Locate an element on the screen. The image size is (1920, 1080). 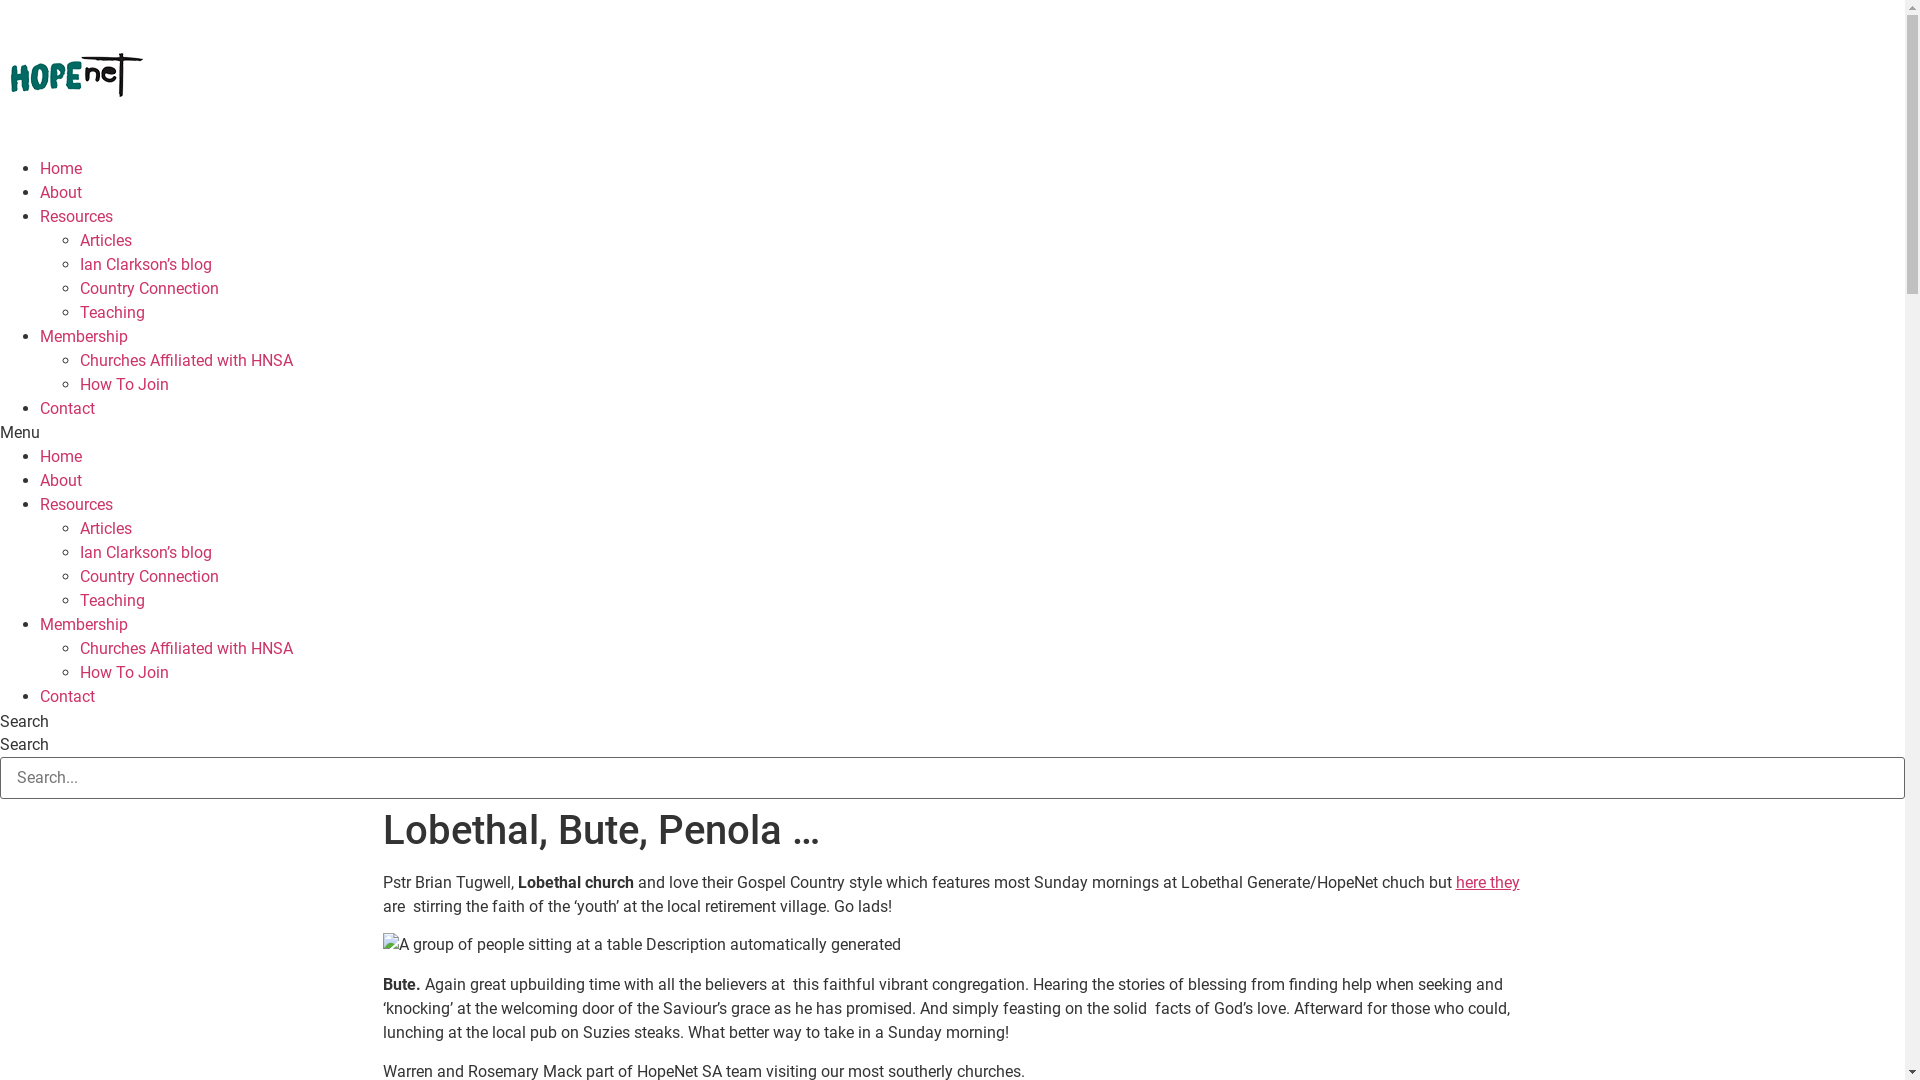
'Home' is located at coordinates (61, 456).